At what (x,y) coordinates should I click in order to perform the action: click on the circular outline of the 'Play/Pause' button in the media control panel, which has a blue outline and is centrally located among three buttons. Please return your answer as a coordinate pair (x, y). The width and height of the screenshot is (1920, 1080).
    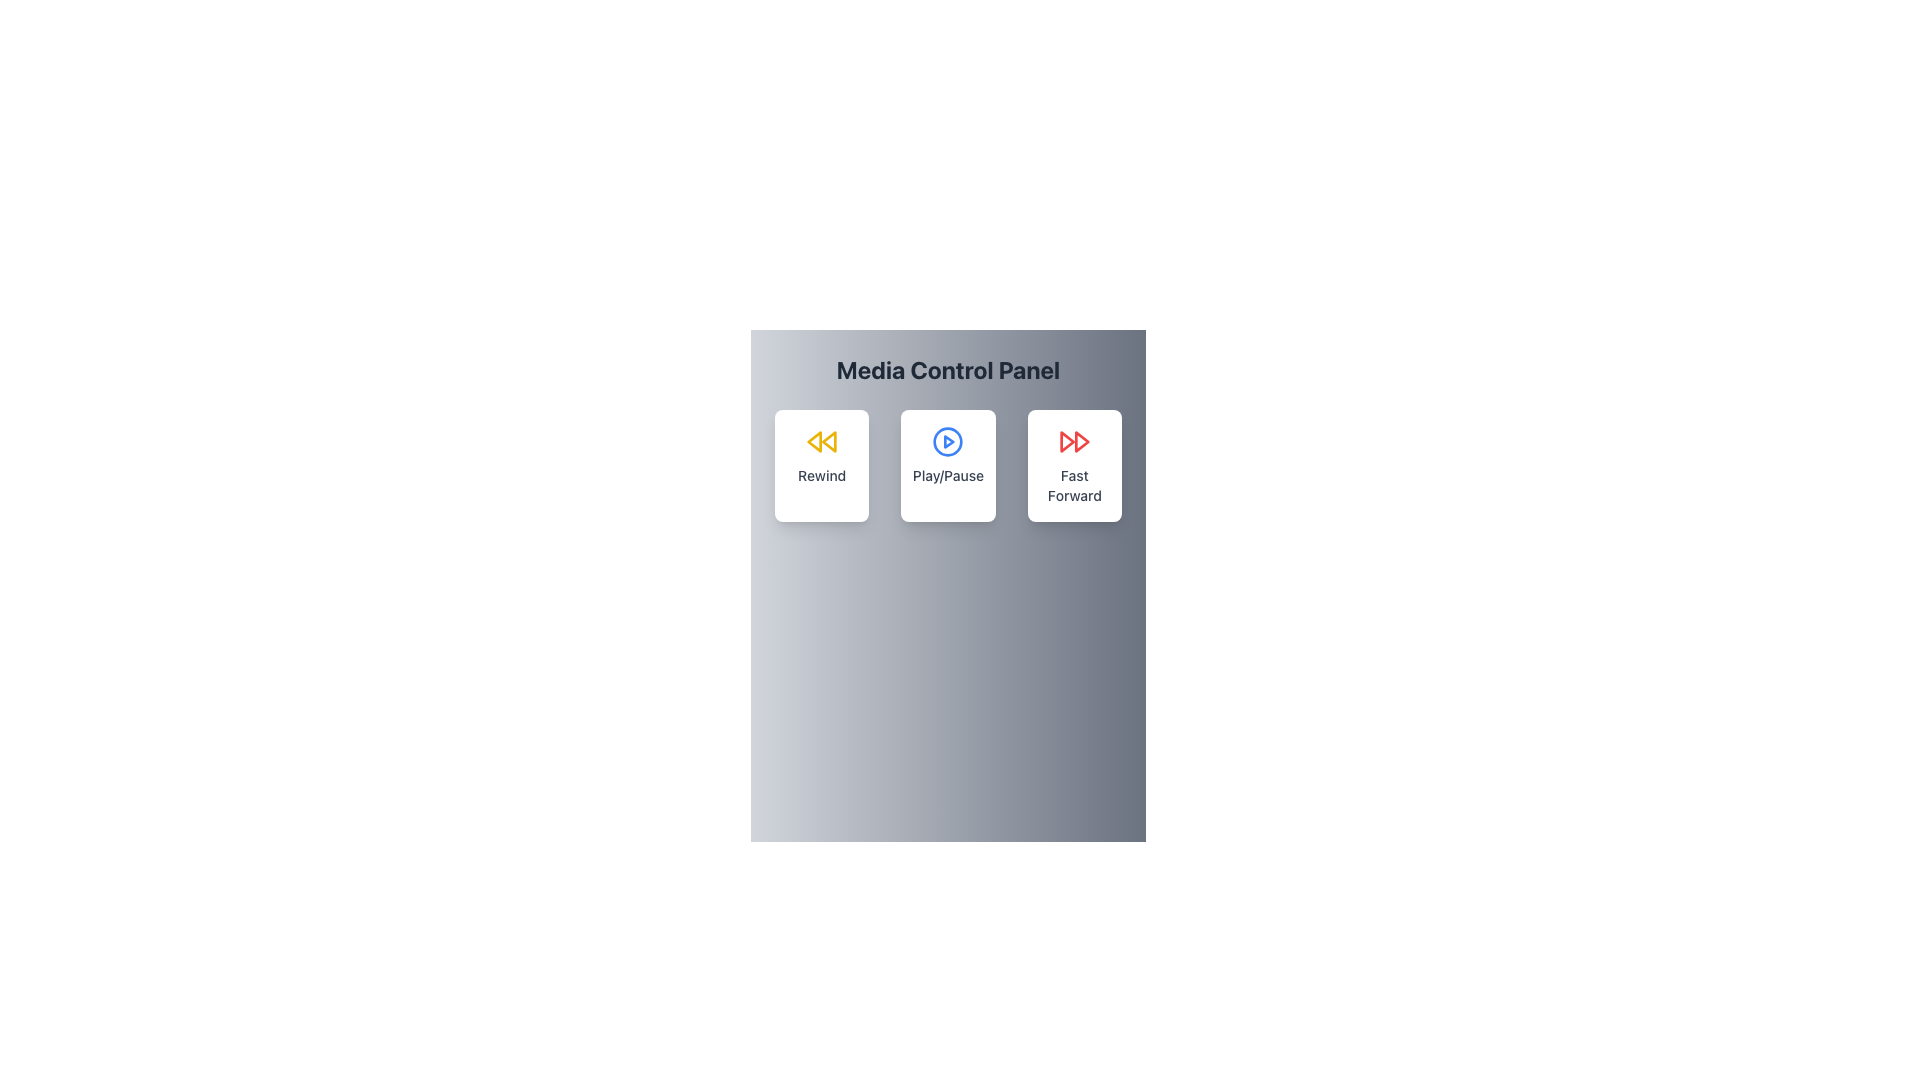
    Looking at the image, I should click on (947, 441).